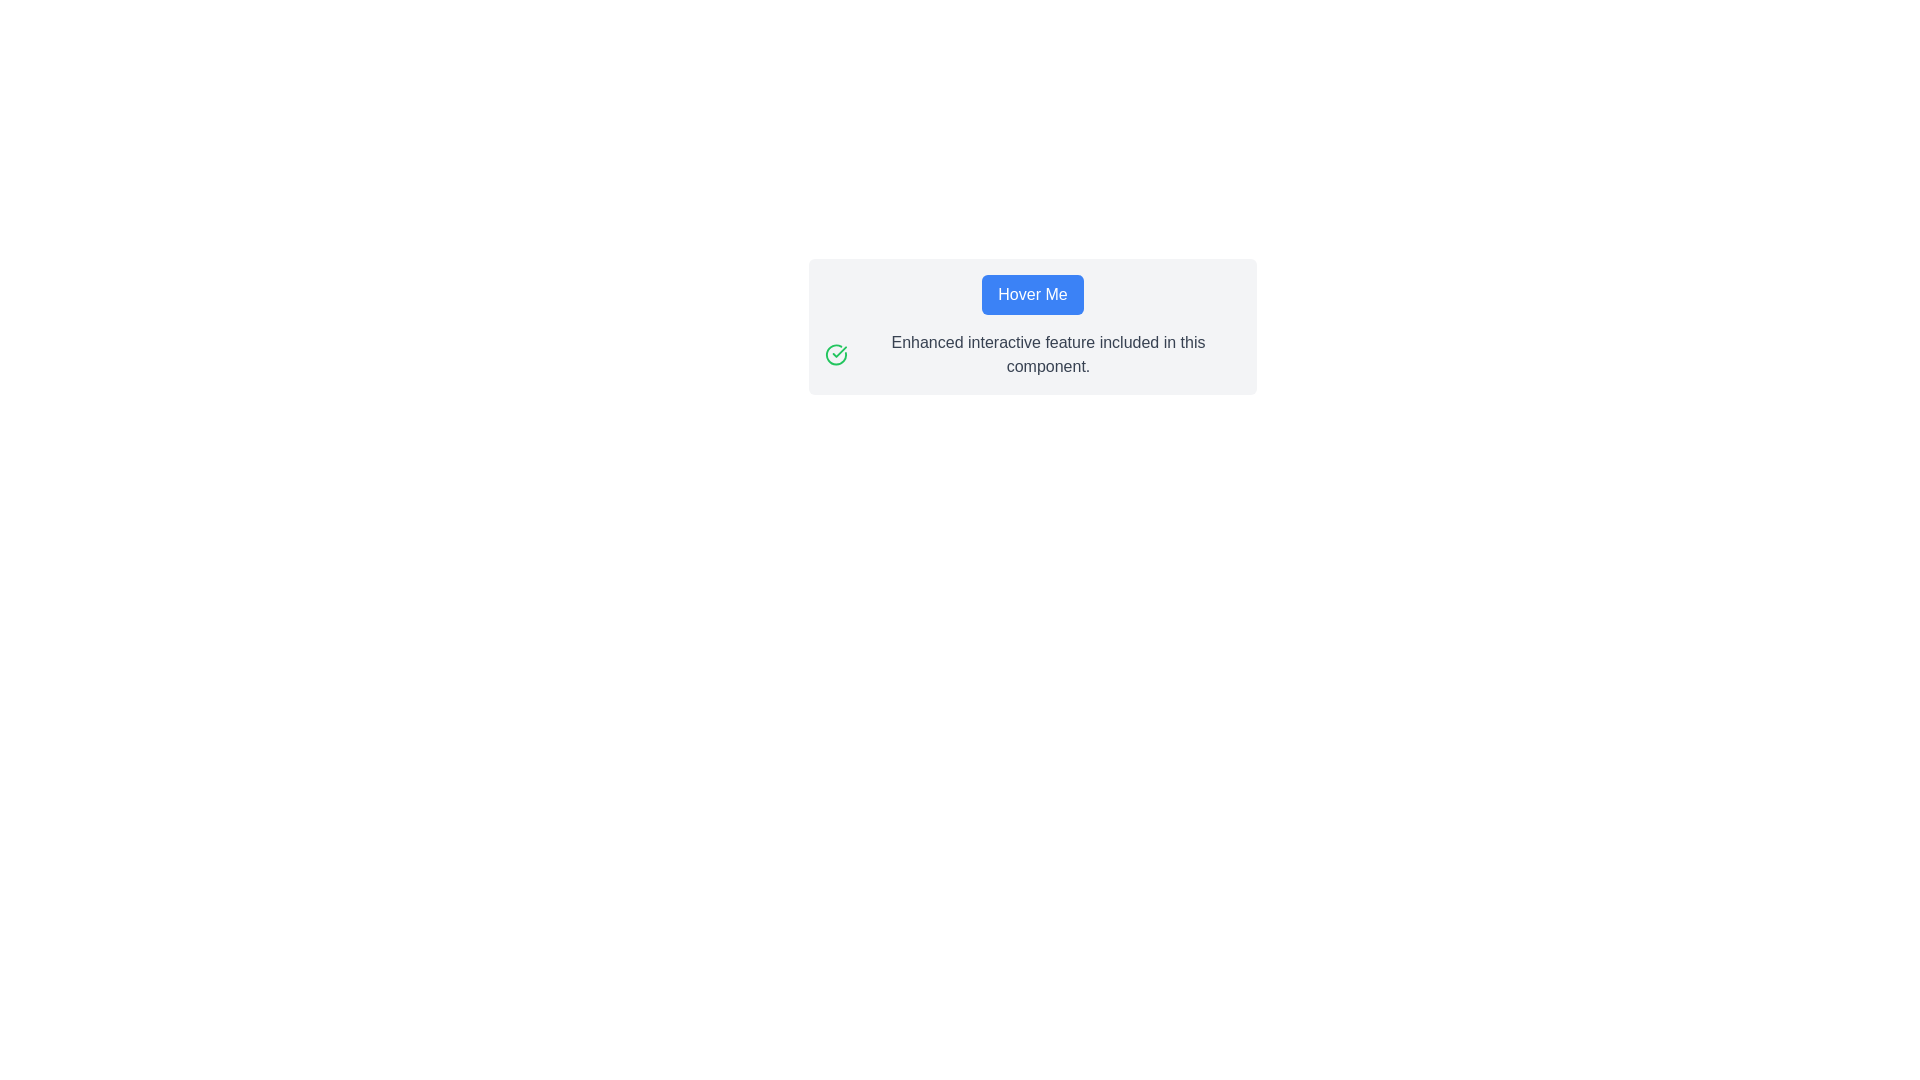  What do you see at coordinates (1047, 353) in the screenshot?
I see `the text label that reads 'Enhanced interactive feature included in this component.', which is styled in gray and positioned to the right of a green check icon and below a button labeled 'Hover Me'` at bounding box center [1047, 353].